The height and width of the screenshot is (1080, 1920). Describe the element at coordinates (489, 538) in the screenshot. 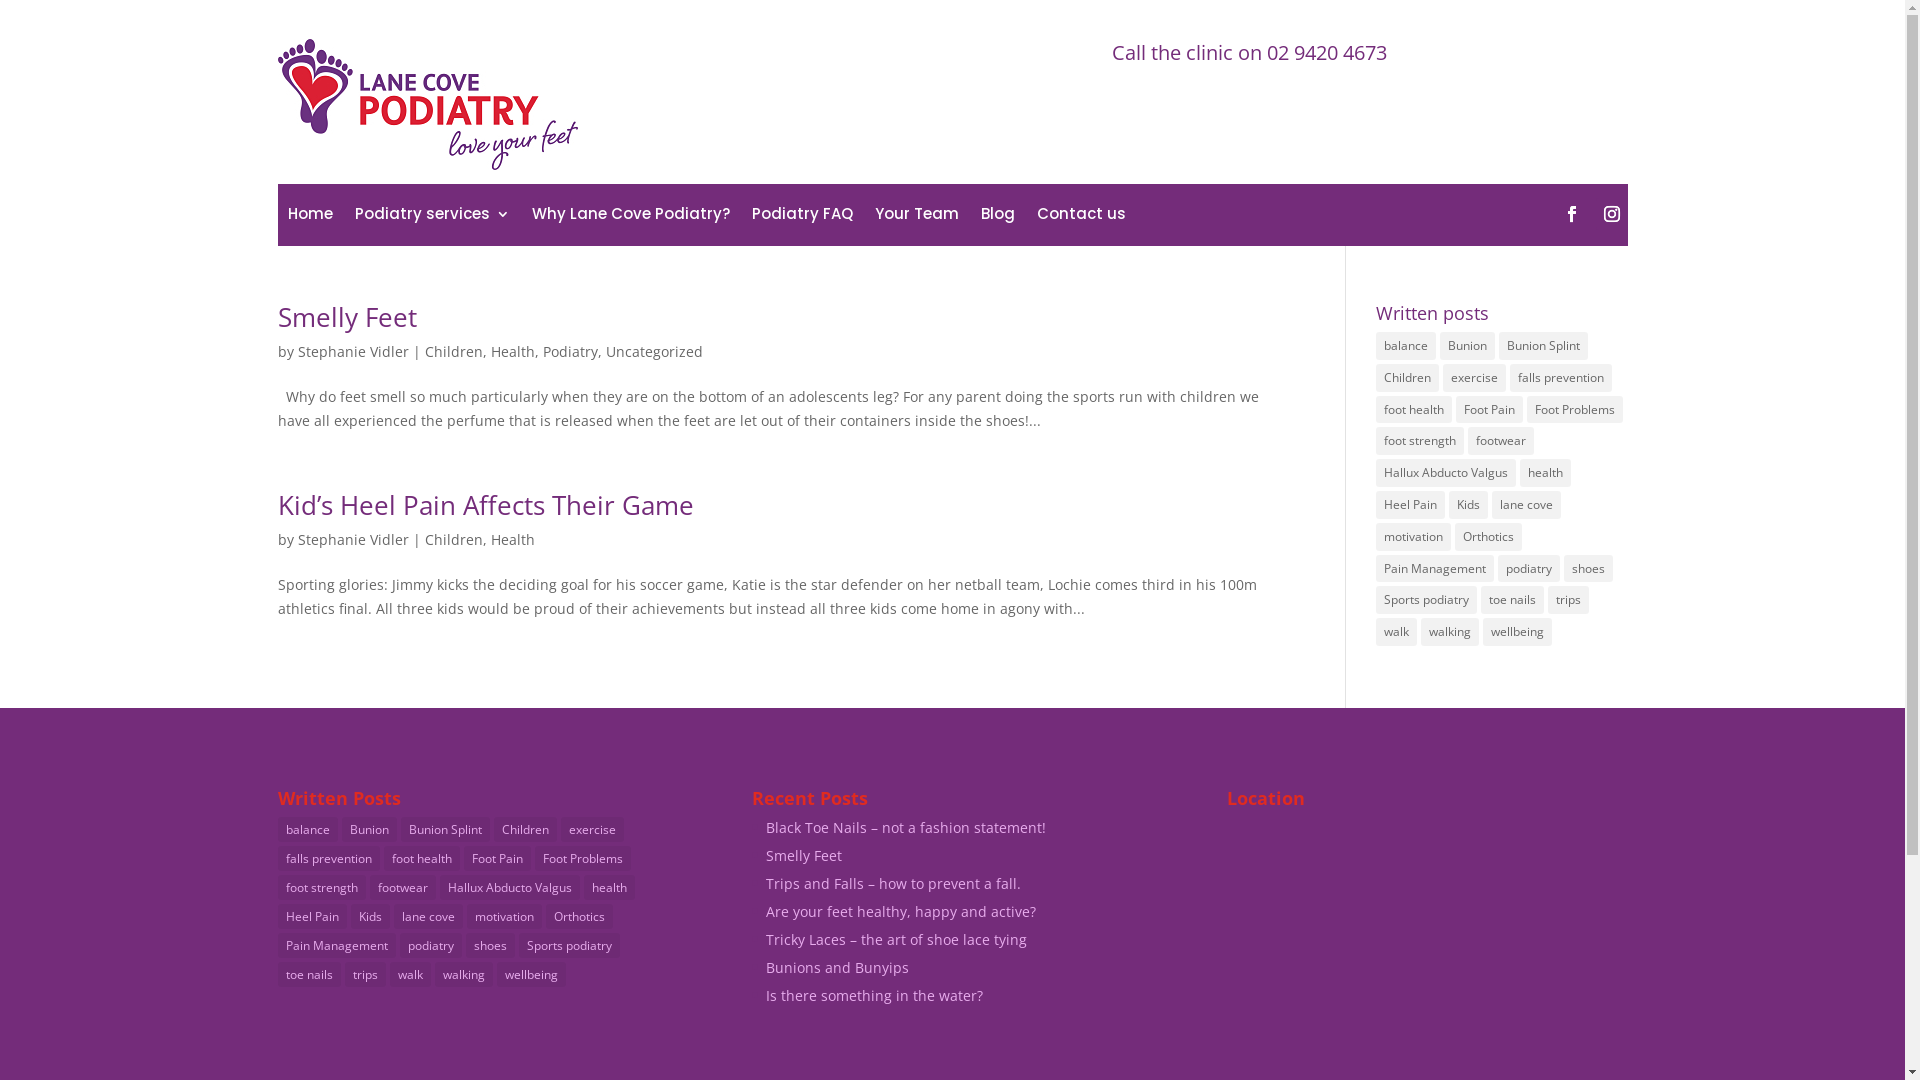

I see `'Health'` at that location.